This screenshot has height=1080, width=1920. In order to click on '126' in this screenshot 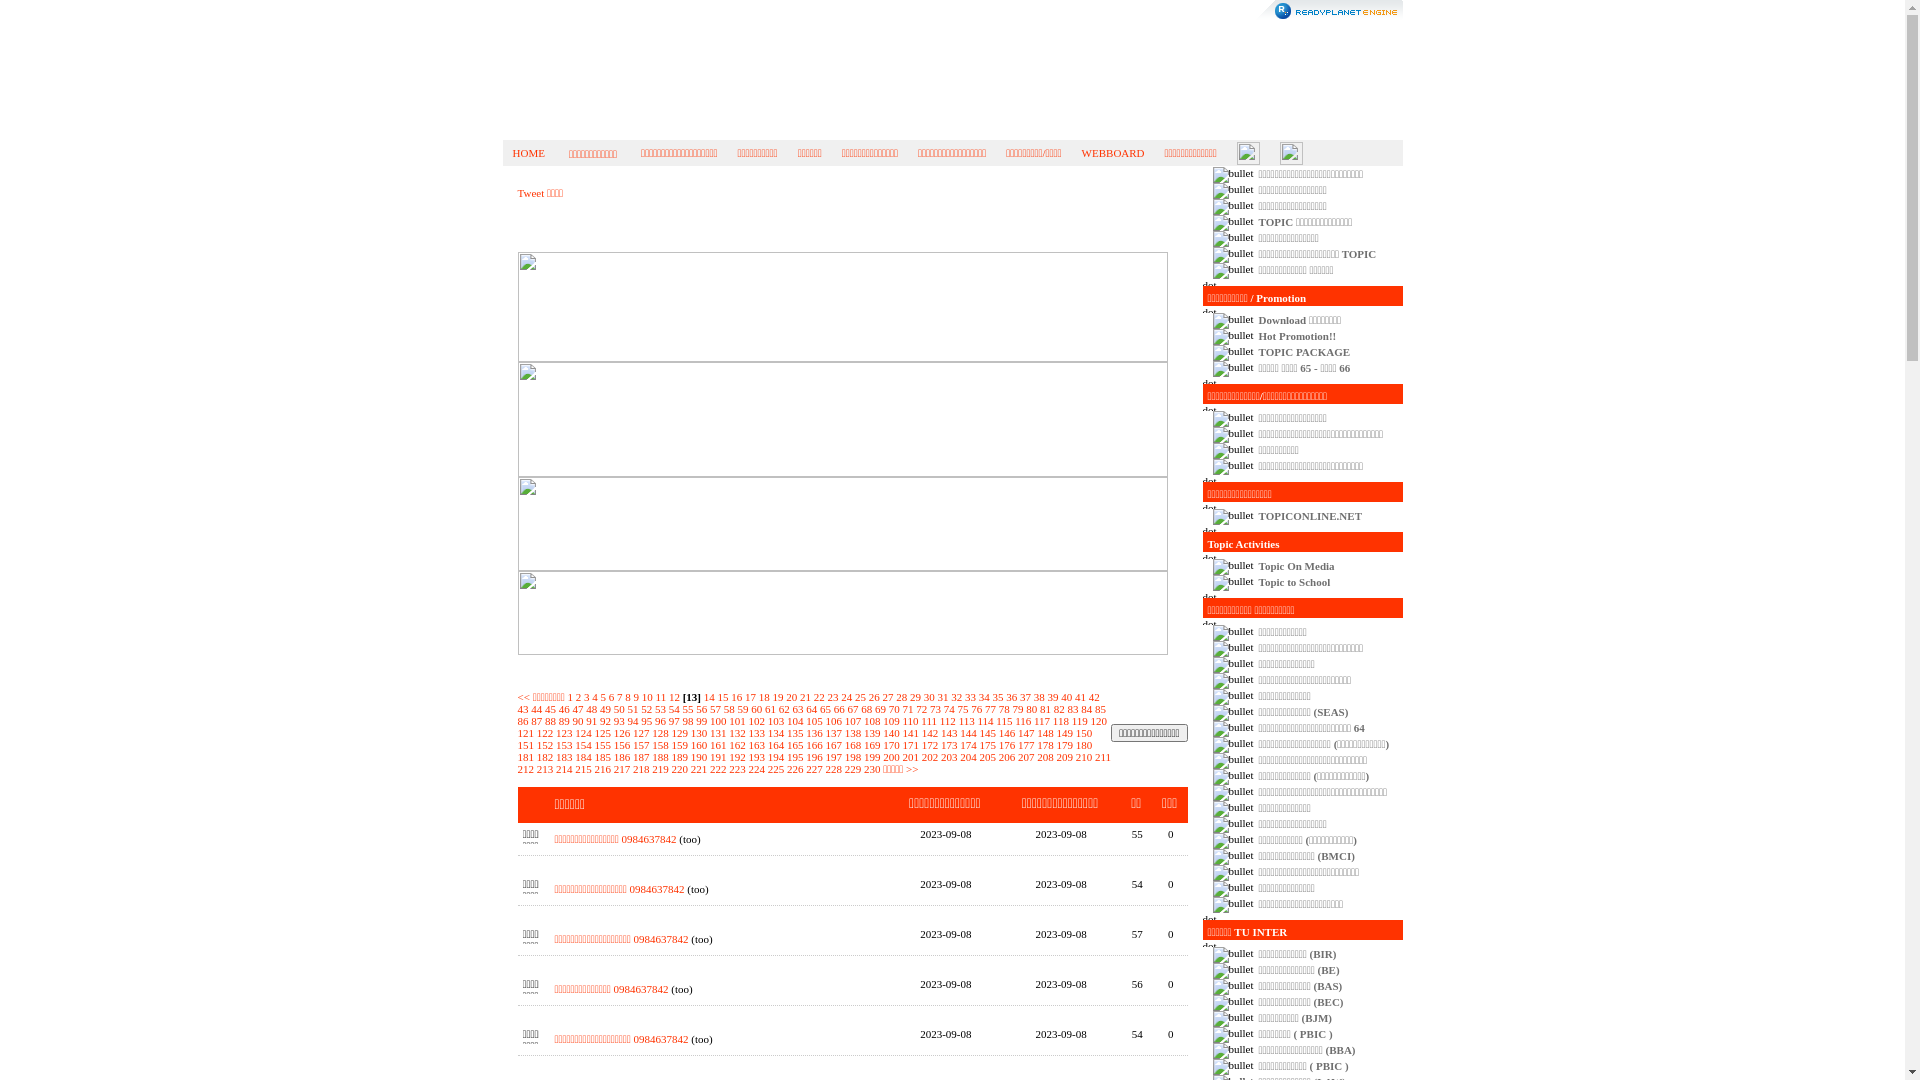, I will do `click(621, 732)`.